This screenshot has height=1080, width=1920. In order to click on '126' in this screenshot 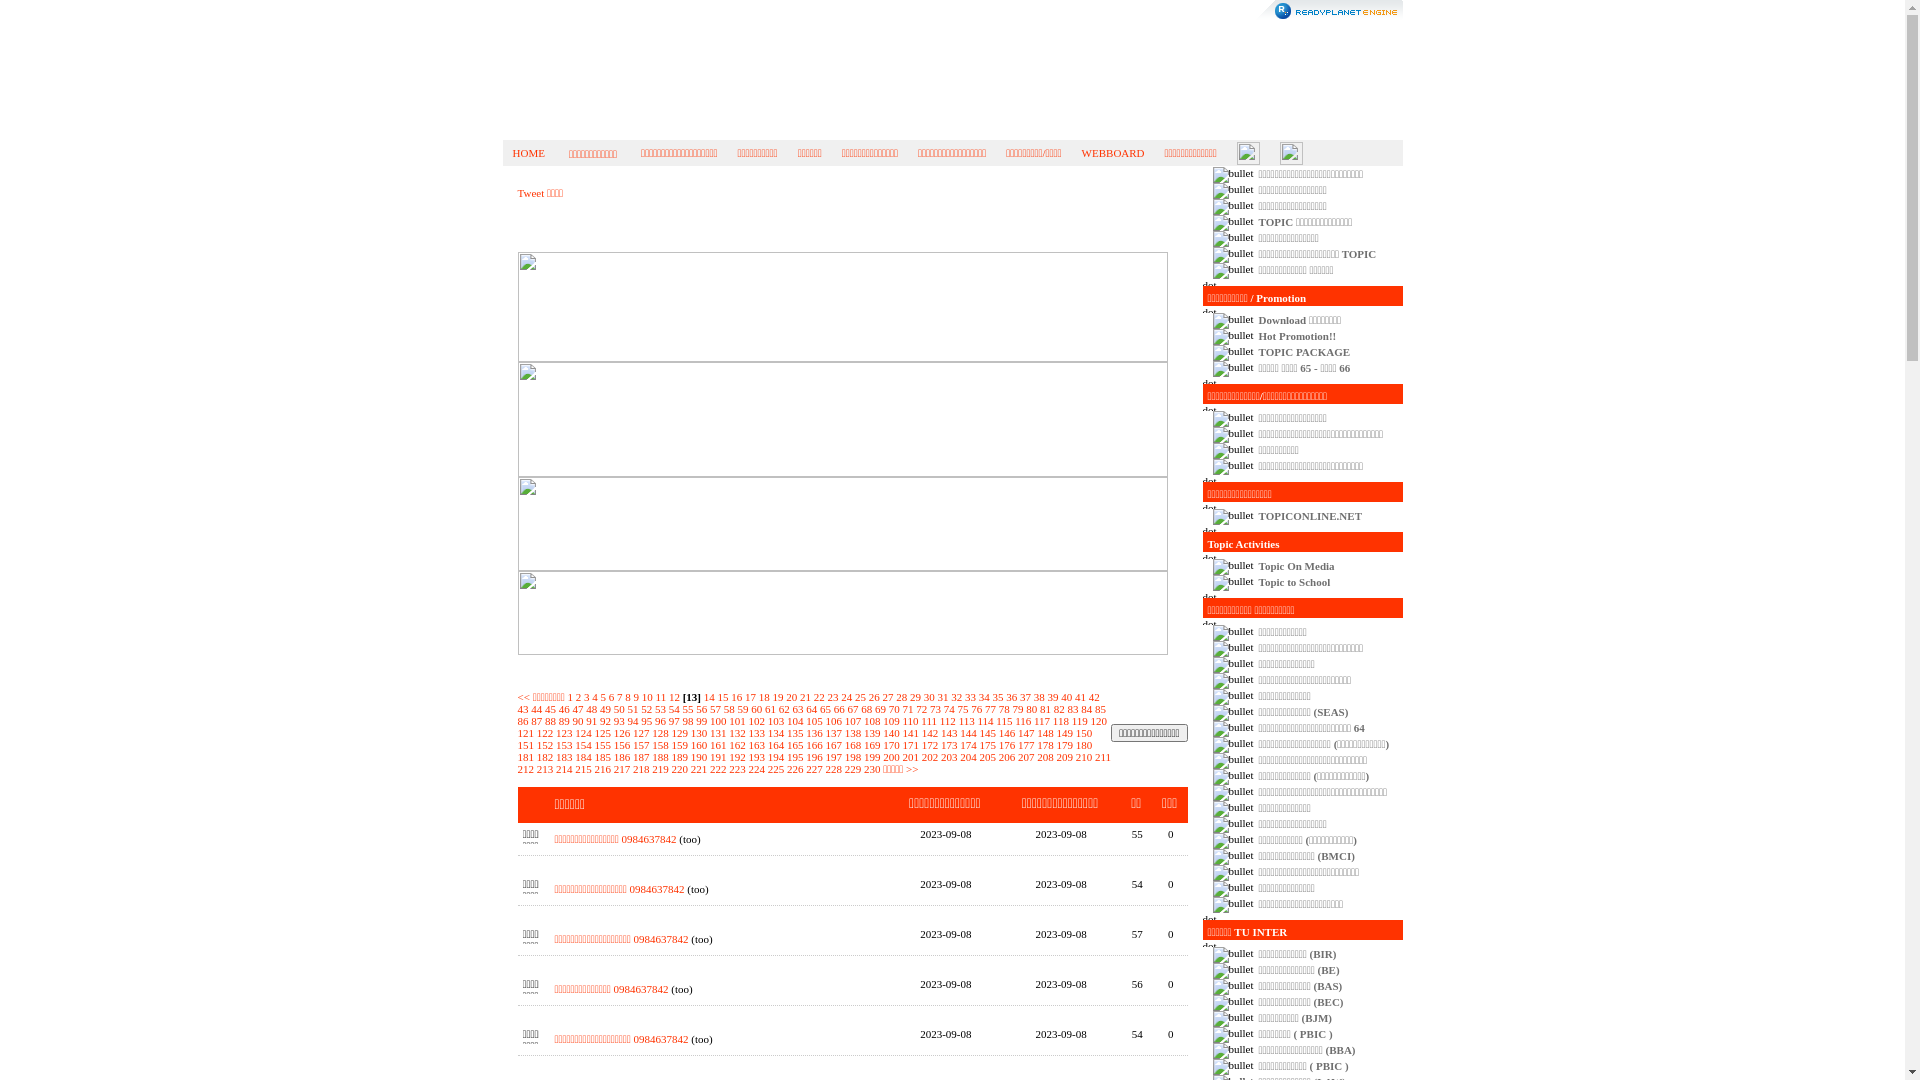, I will do `click(621, 732)`.